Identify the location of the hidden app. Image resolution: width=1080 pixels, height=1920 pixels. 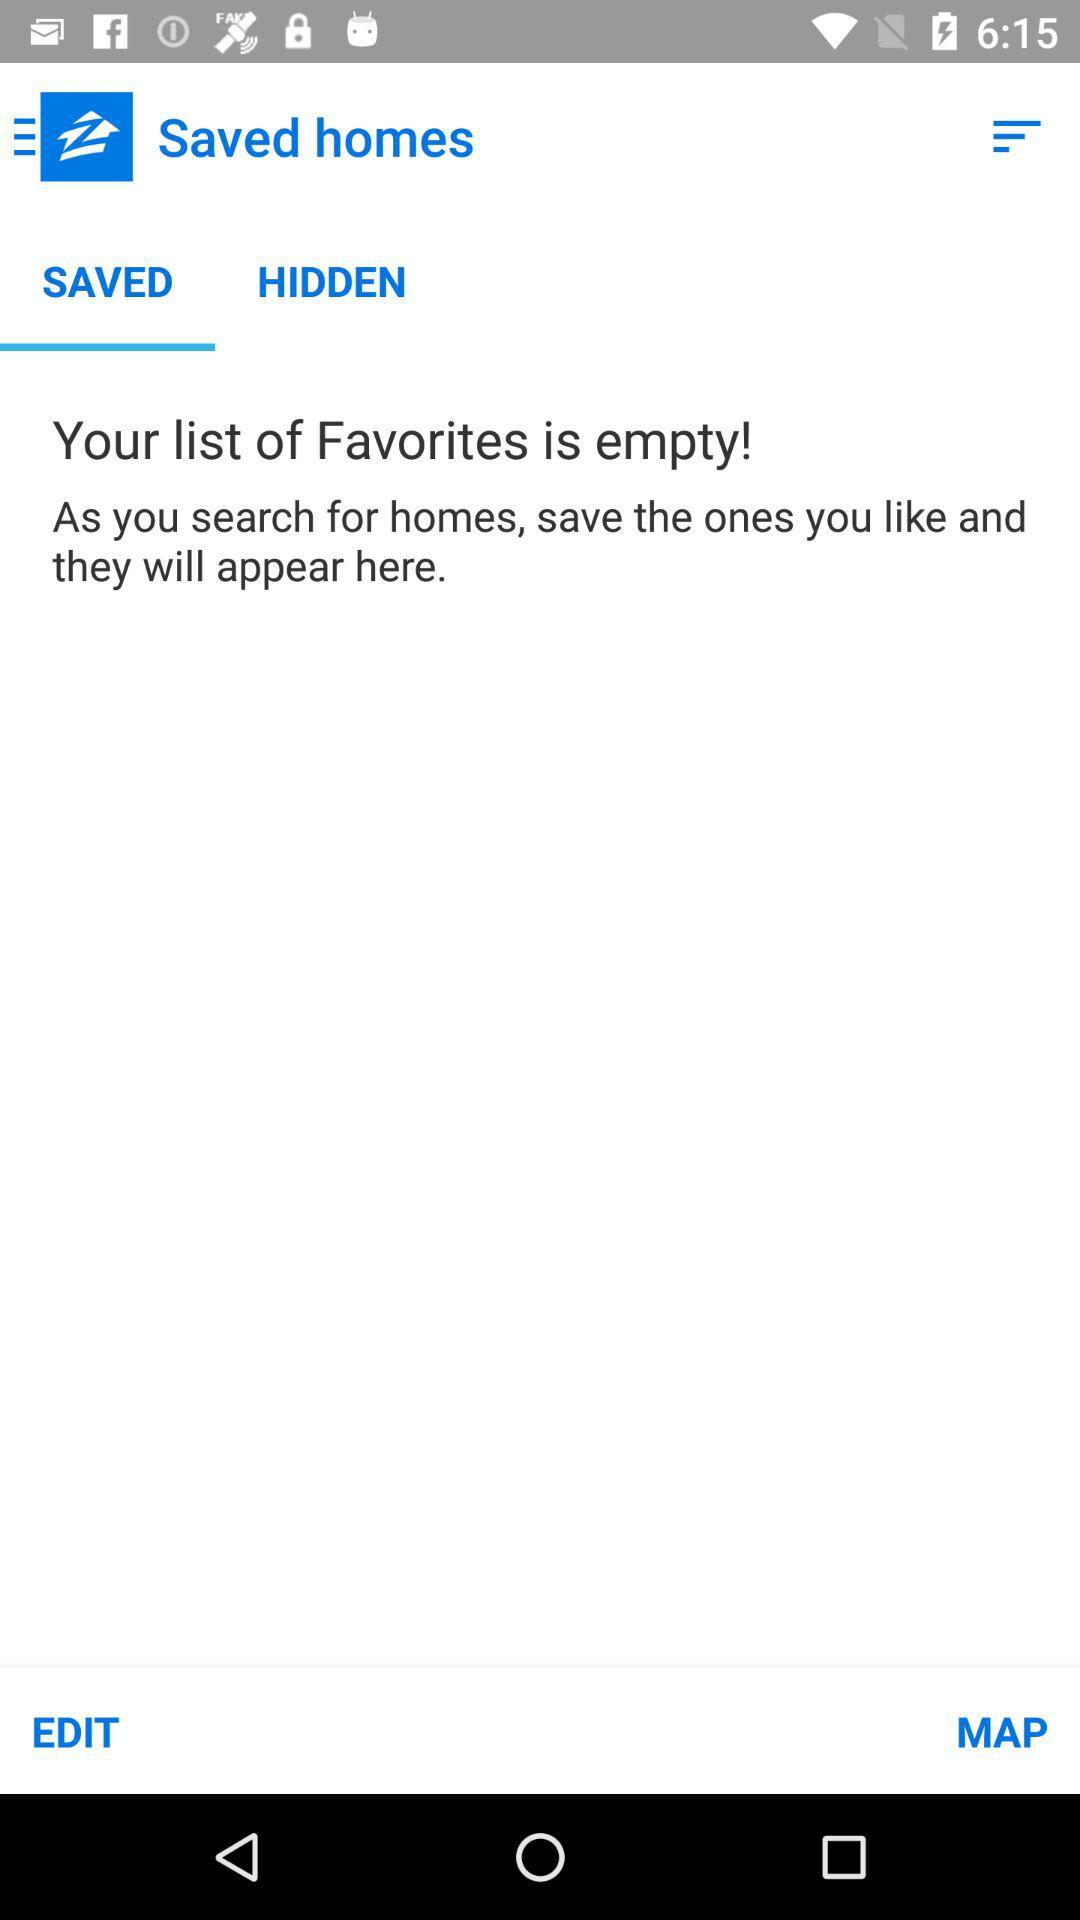
(331, 279).